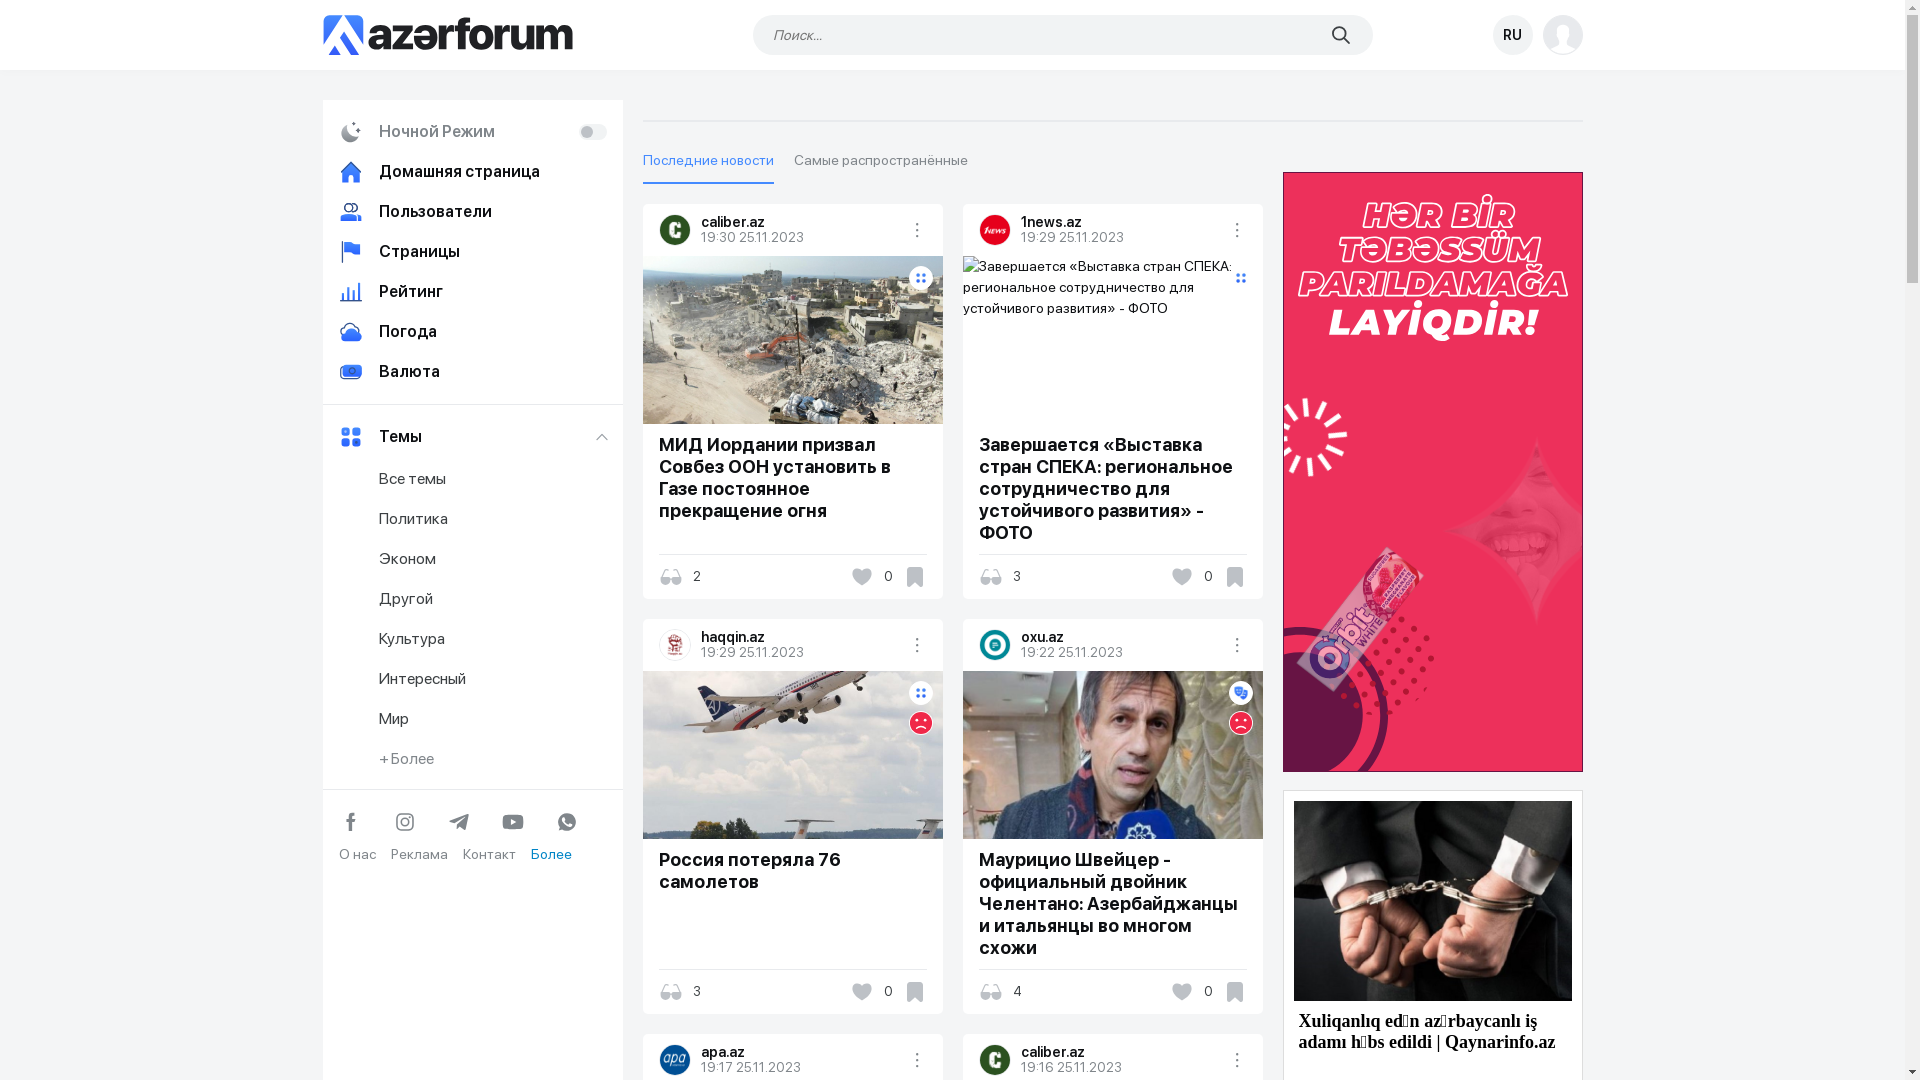 This screenshot has width=1920, height=1080. What do you see at coordinates (801, 1051) in the screenshot?
I see `'apa.az'` at bounding box center [801, 1051].